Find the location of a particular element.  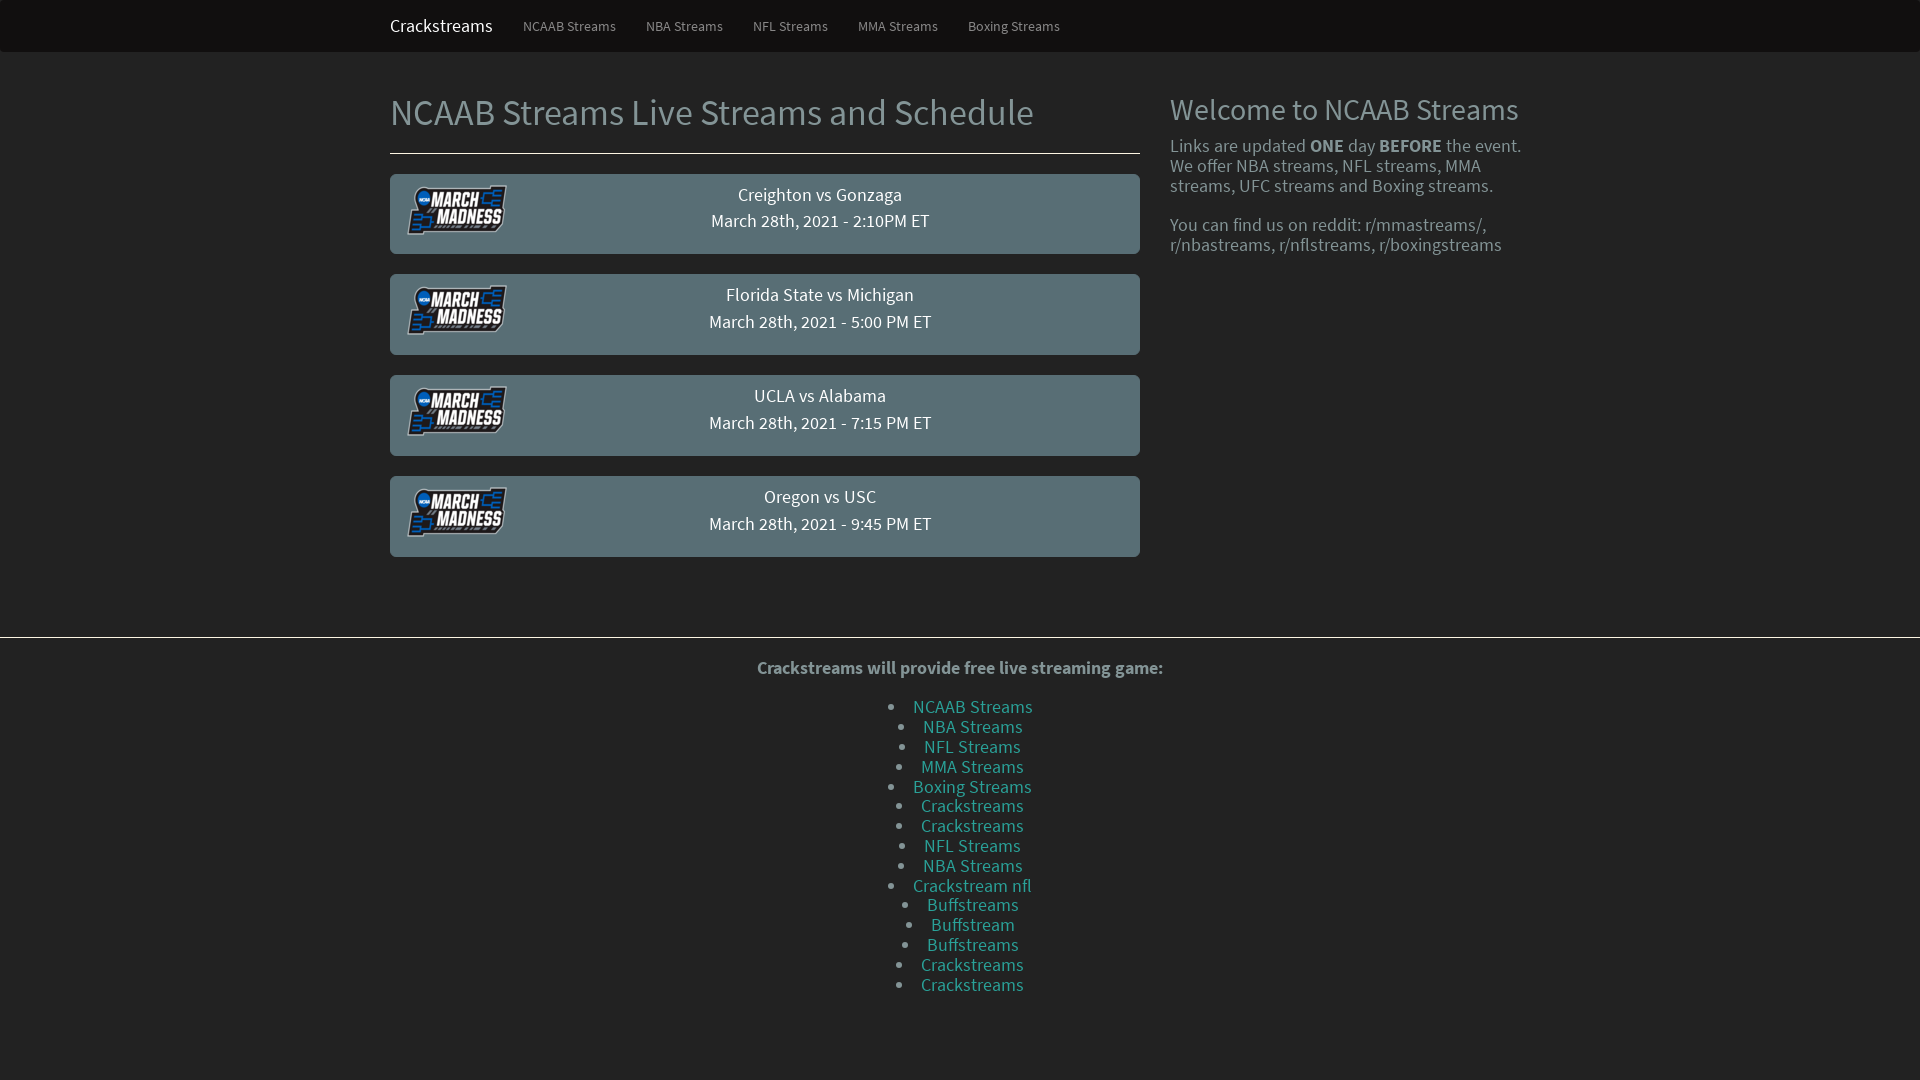

'Boxing Streams' is located at coordinates (972, 785).